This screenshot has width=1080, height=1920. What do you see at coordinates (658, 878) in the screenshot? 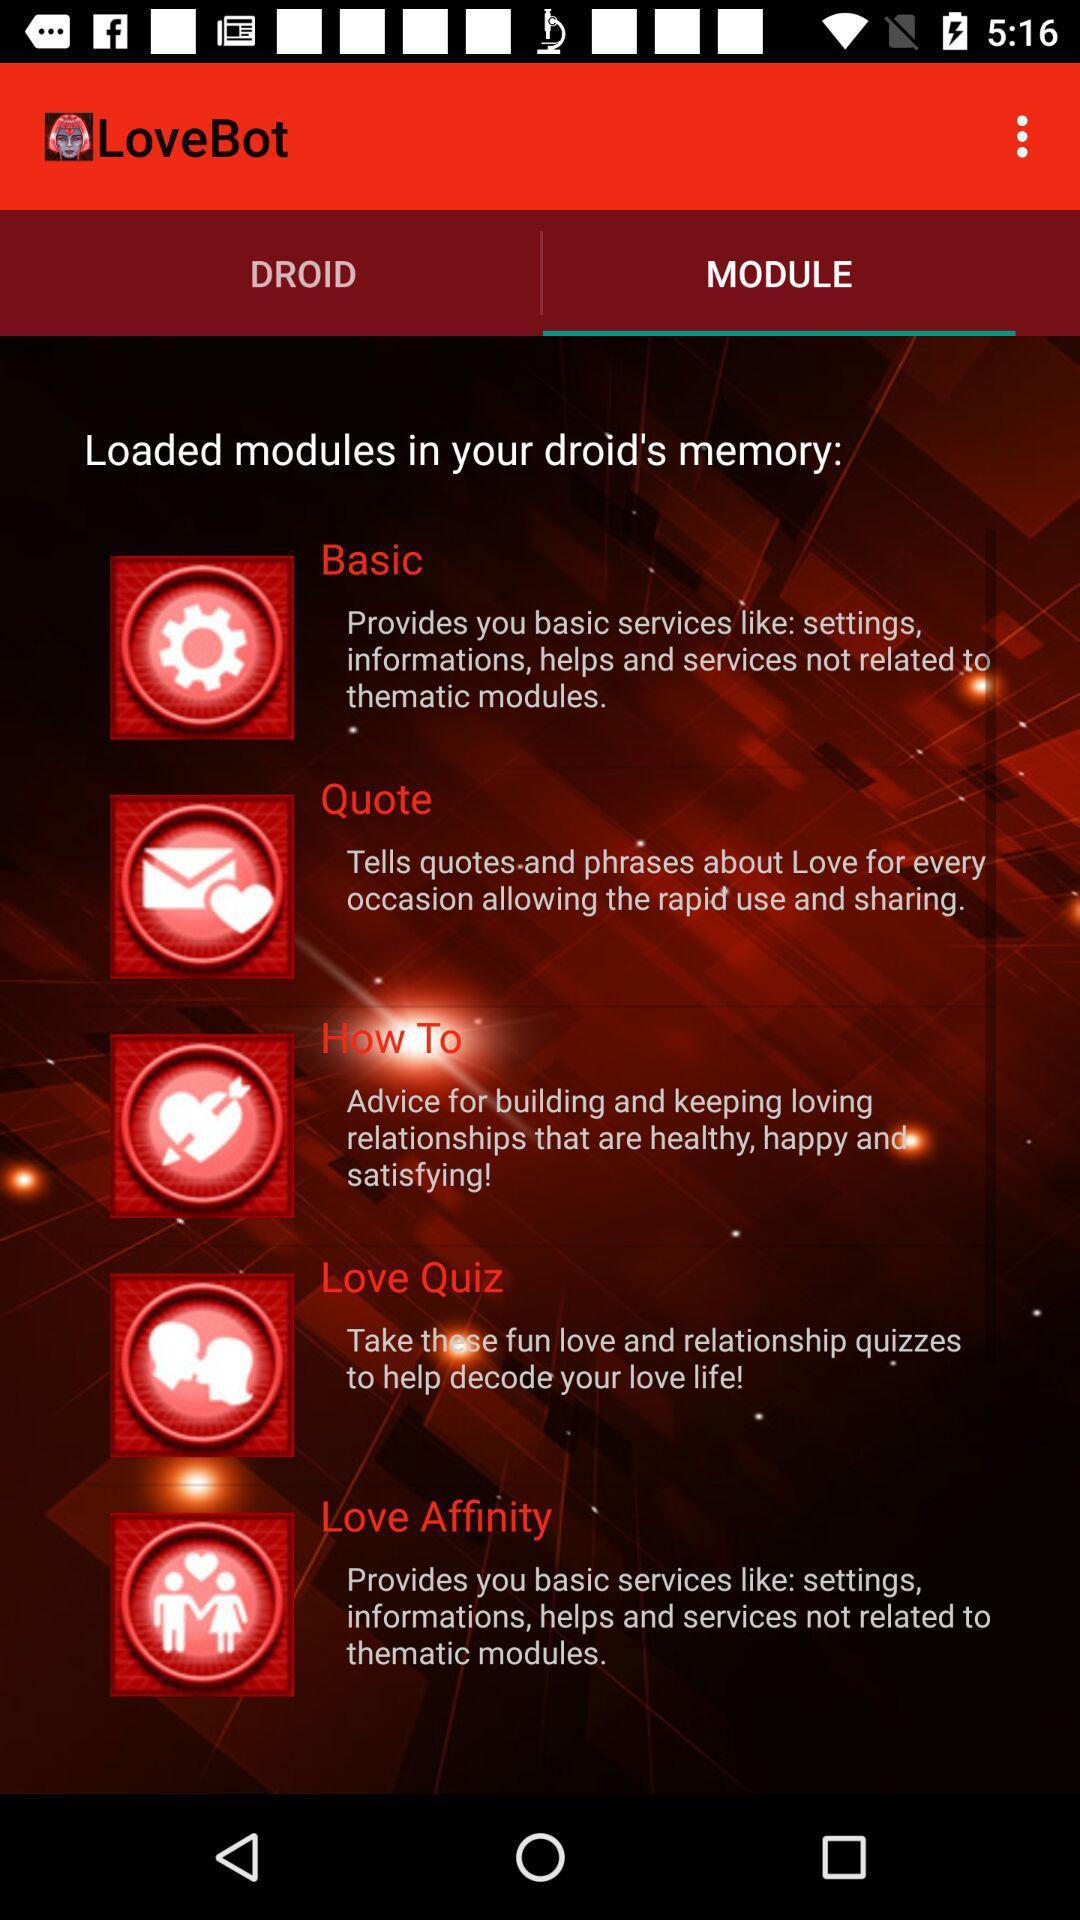
I see `the icon below the quote item` at bounding box center [658, 878].